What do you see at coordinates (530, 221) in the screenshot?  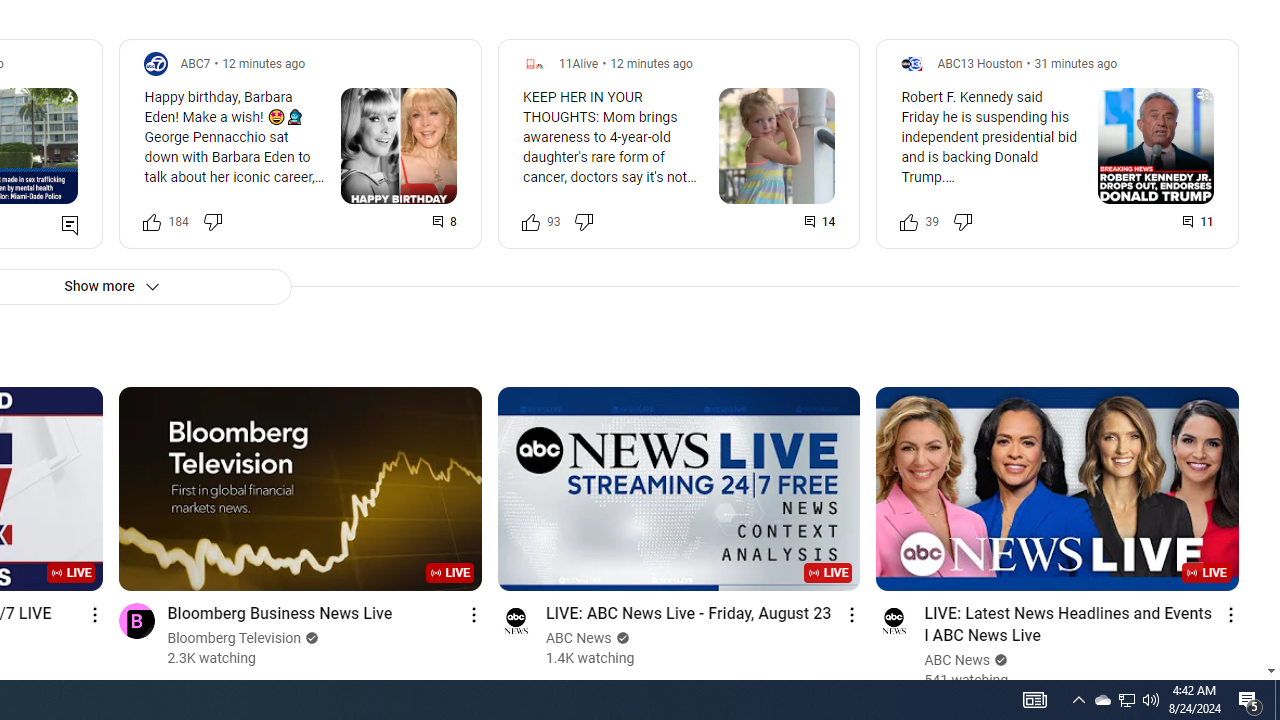 I see `'Like this post along with 93 other people'` at bounding box center [530, 221].